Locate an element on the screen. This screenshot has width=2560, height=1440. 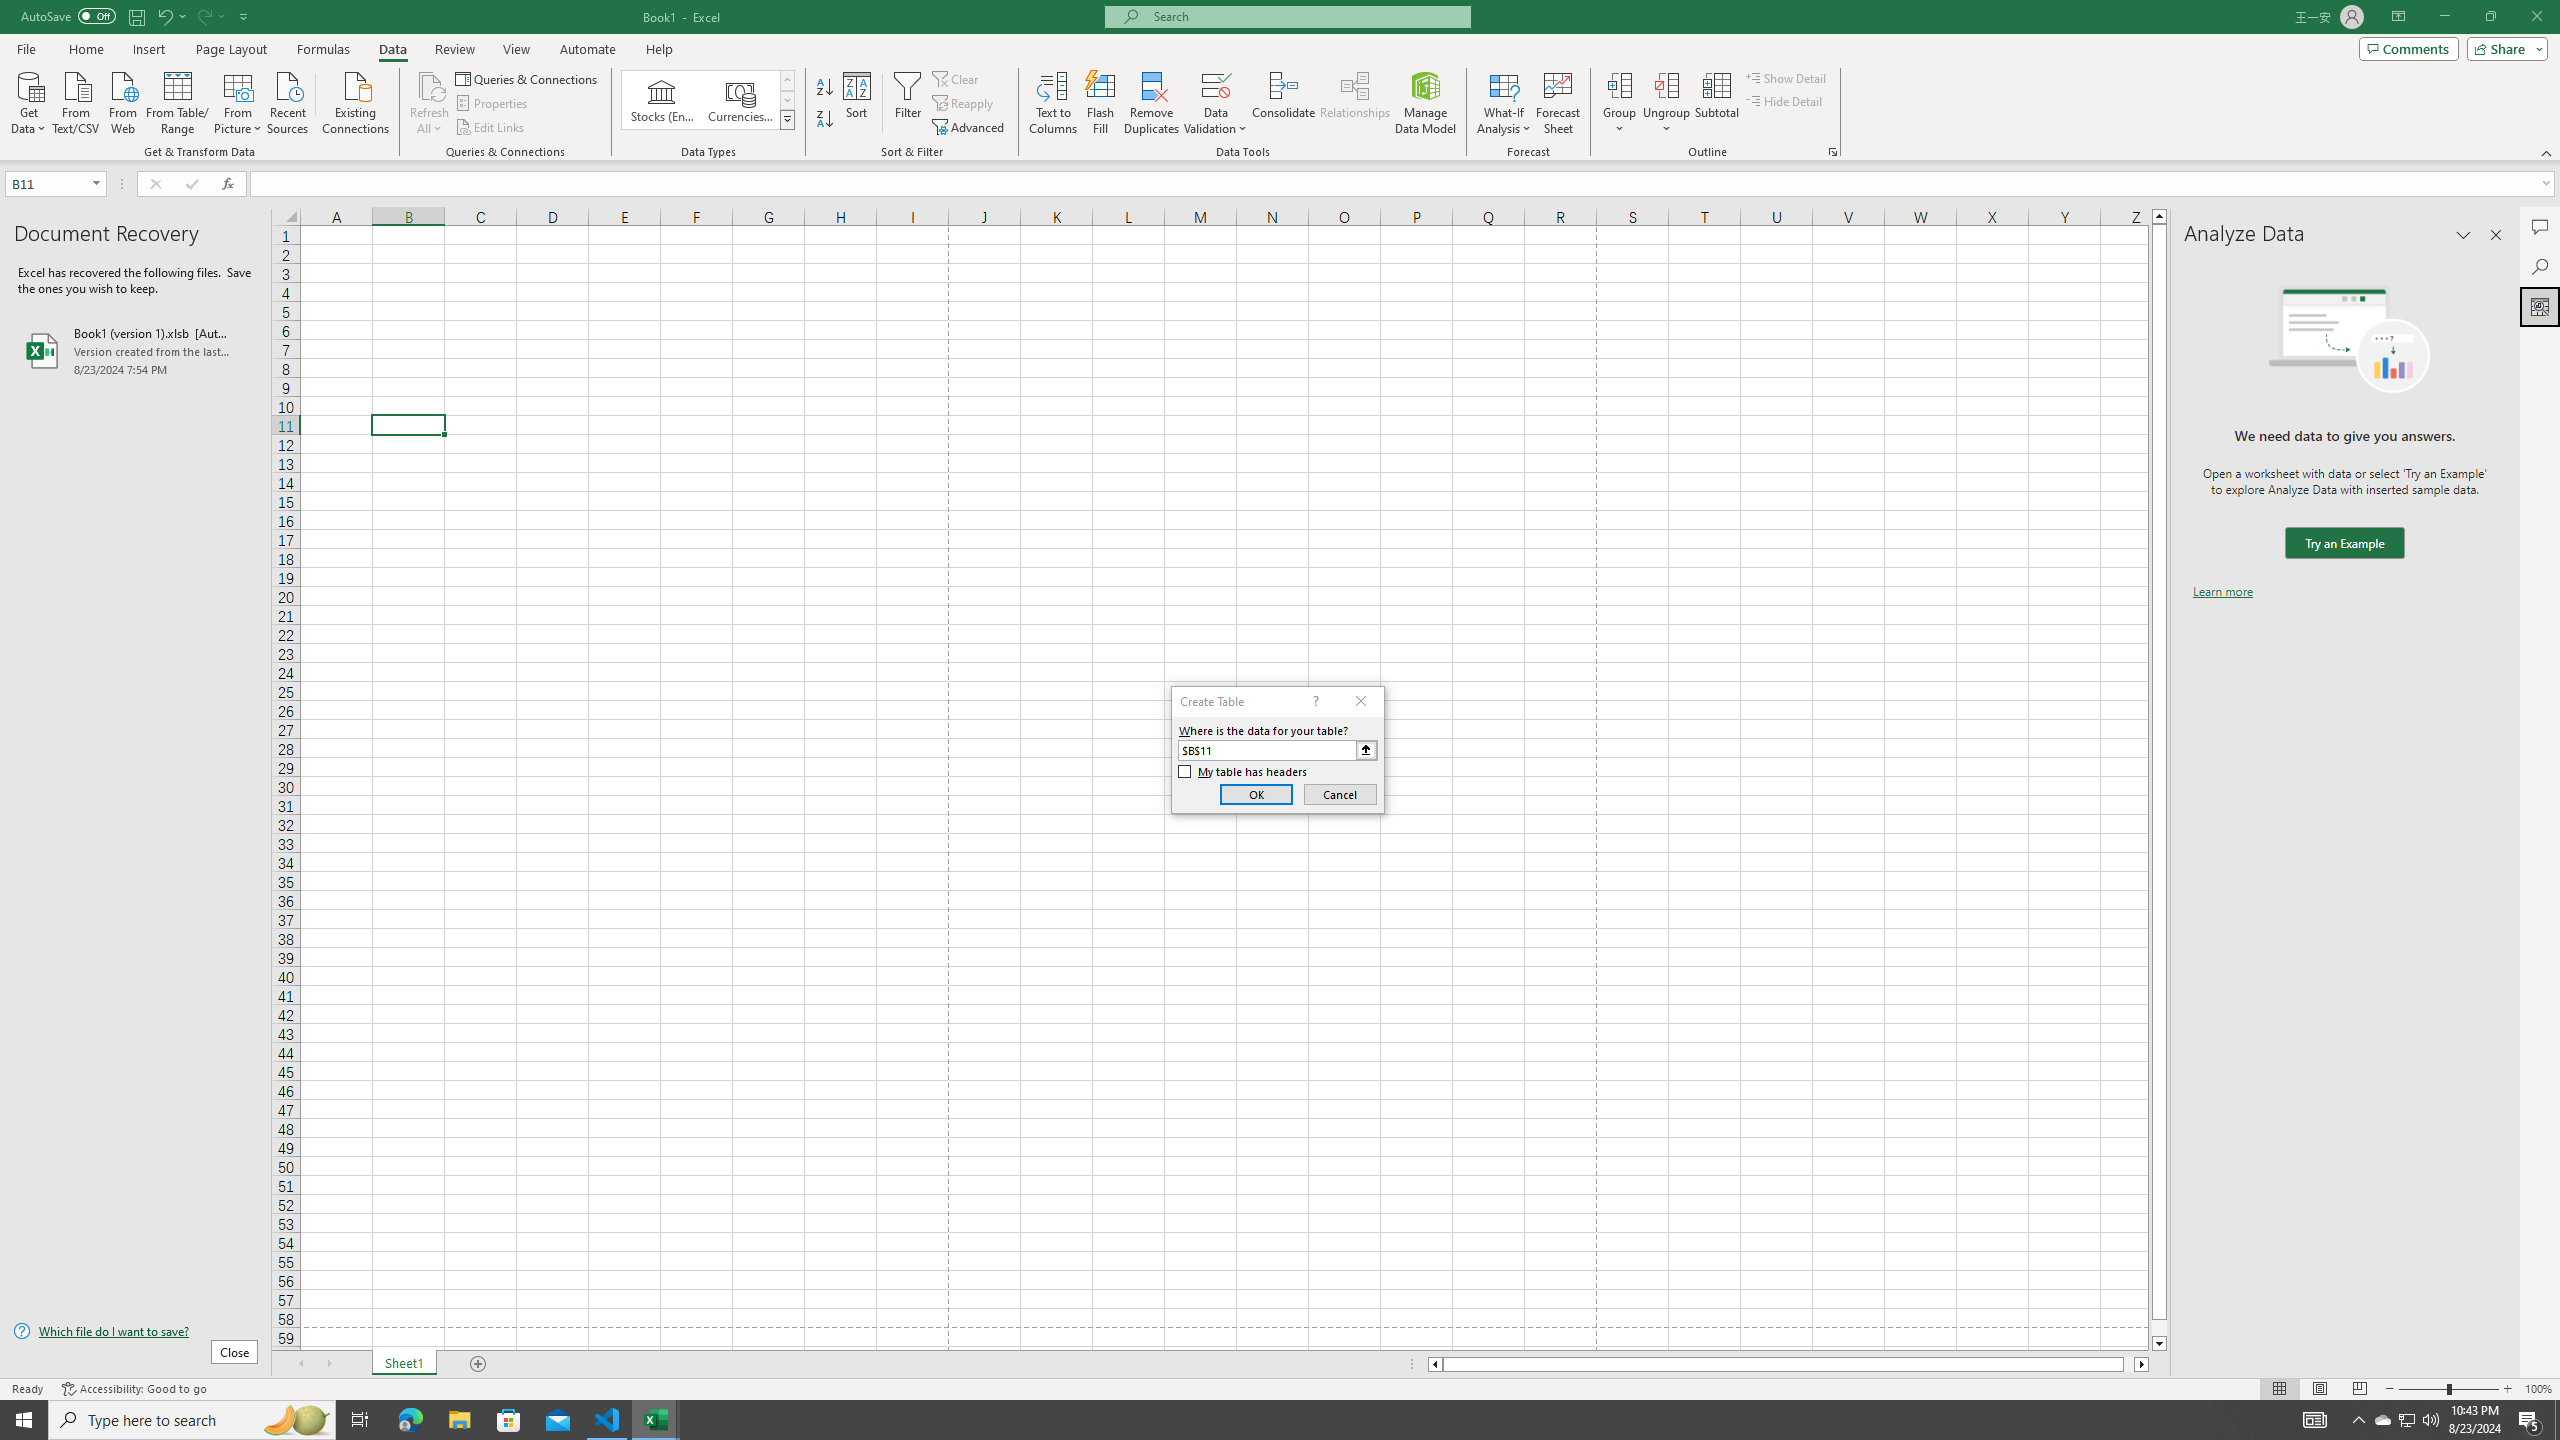
'Stocks (English)' is located at coordinates (660, 99).